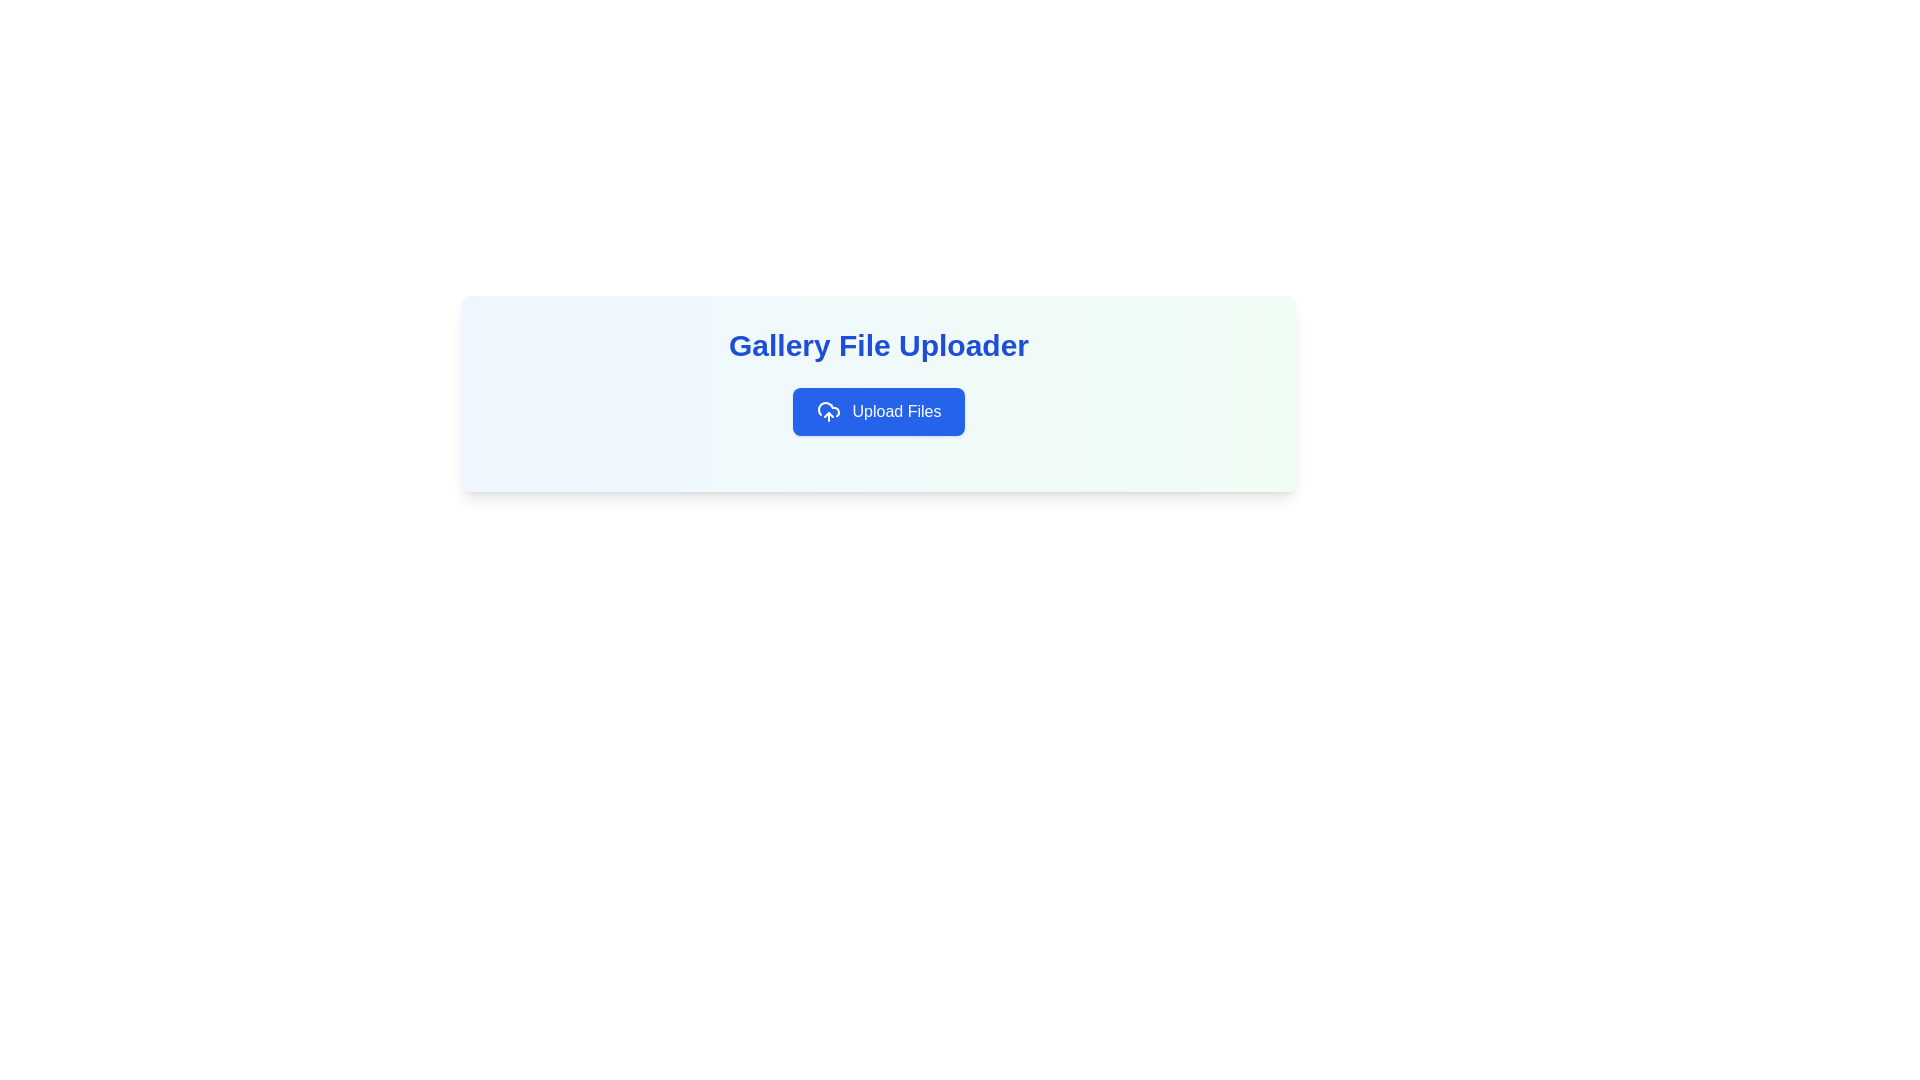  Describe the element at coordinates (828, 411) in the screenshot. I see `the blue button labeled 'Upload Files' which contains the cloud icon to initiate the file upload process` at that location.